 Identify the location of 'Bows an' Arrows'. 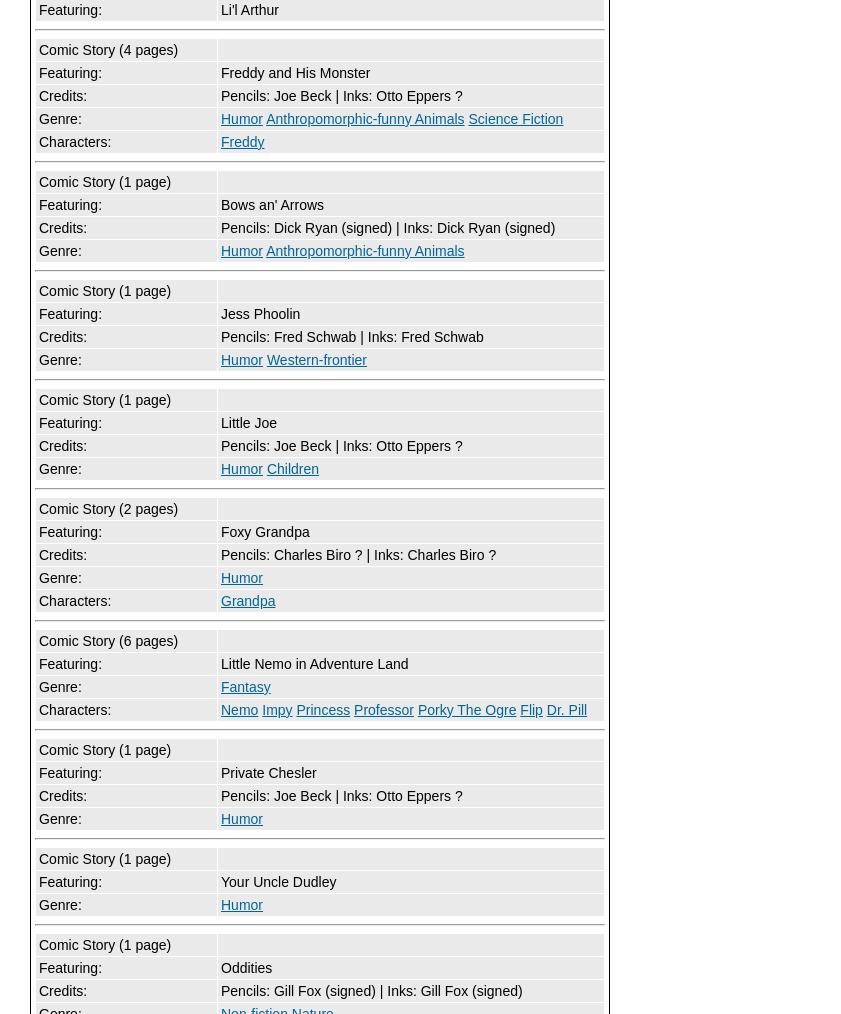
(271, 204).